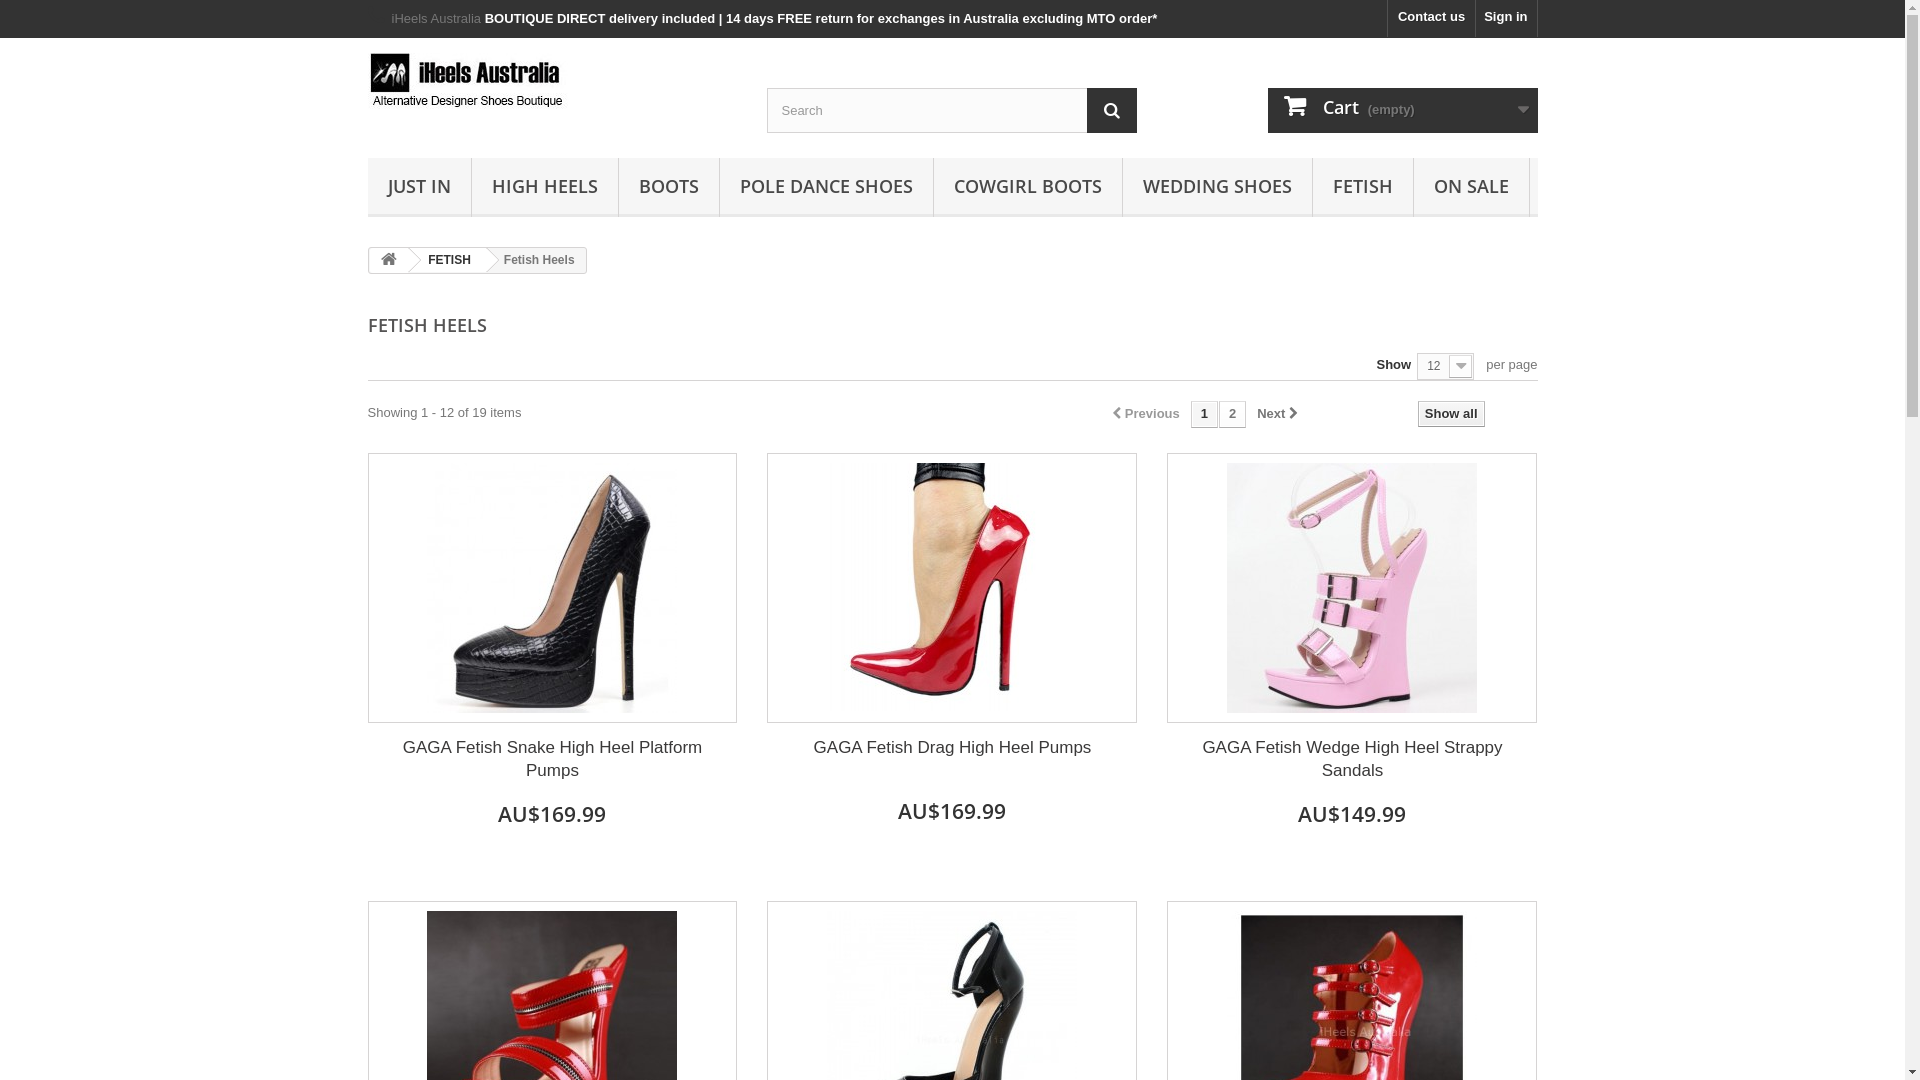 The height and width of the screenshot is (1080, 1920). I want to click on 'Cart (empty)', so click(1266, 110).